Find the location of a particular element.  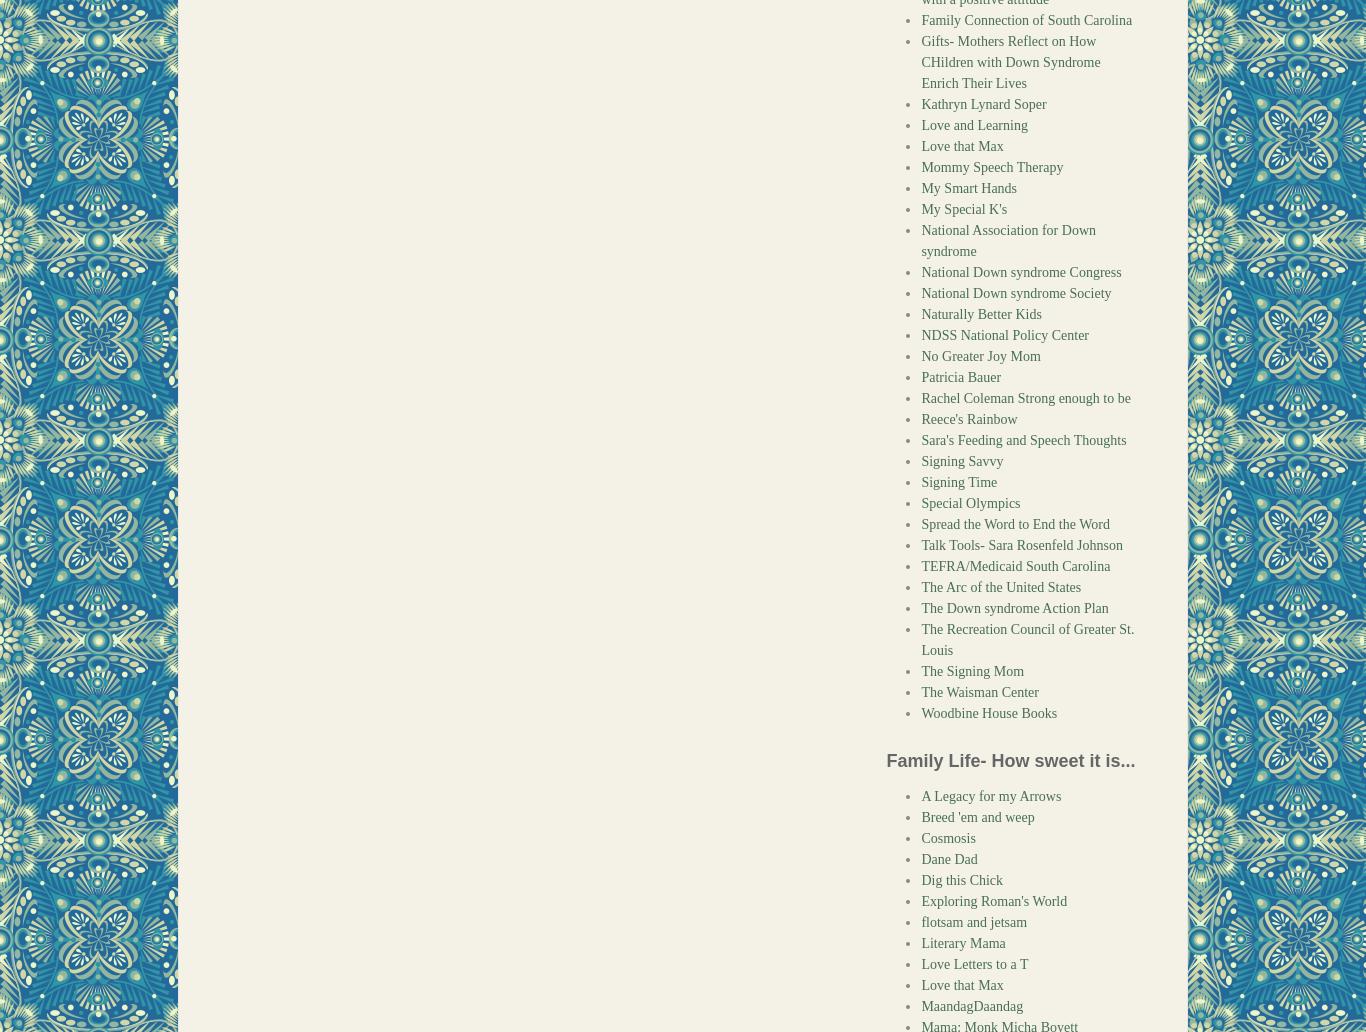

'Dane Dad' is located at coordinates (948, 859).